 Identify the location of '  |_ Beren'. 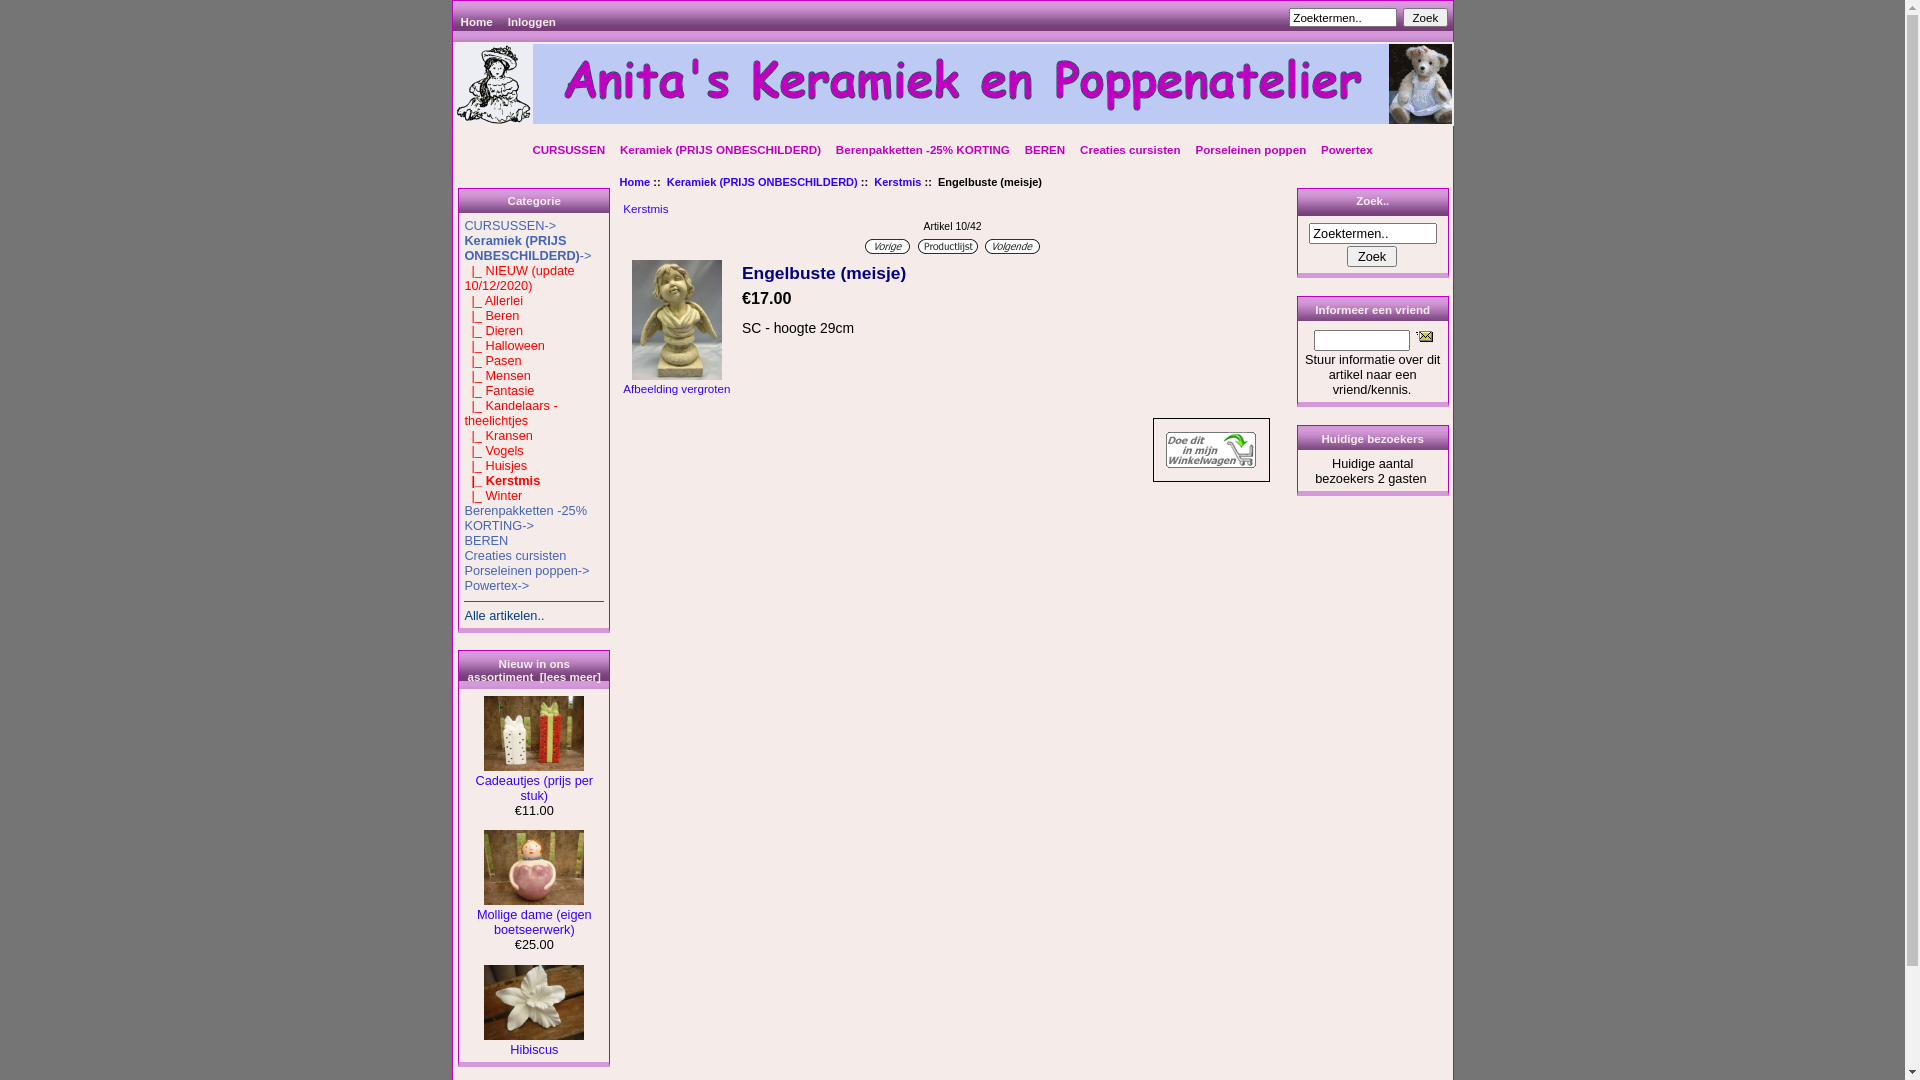
(491, 315).